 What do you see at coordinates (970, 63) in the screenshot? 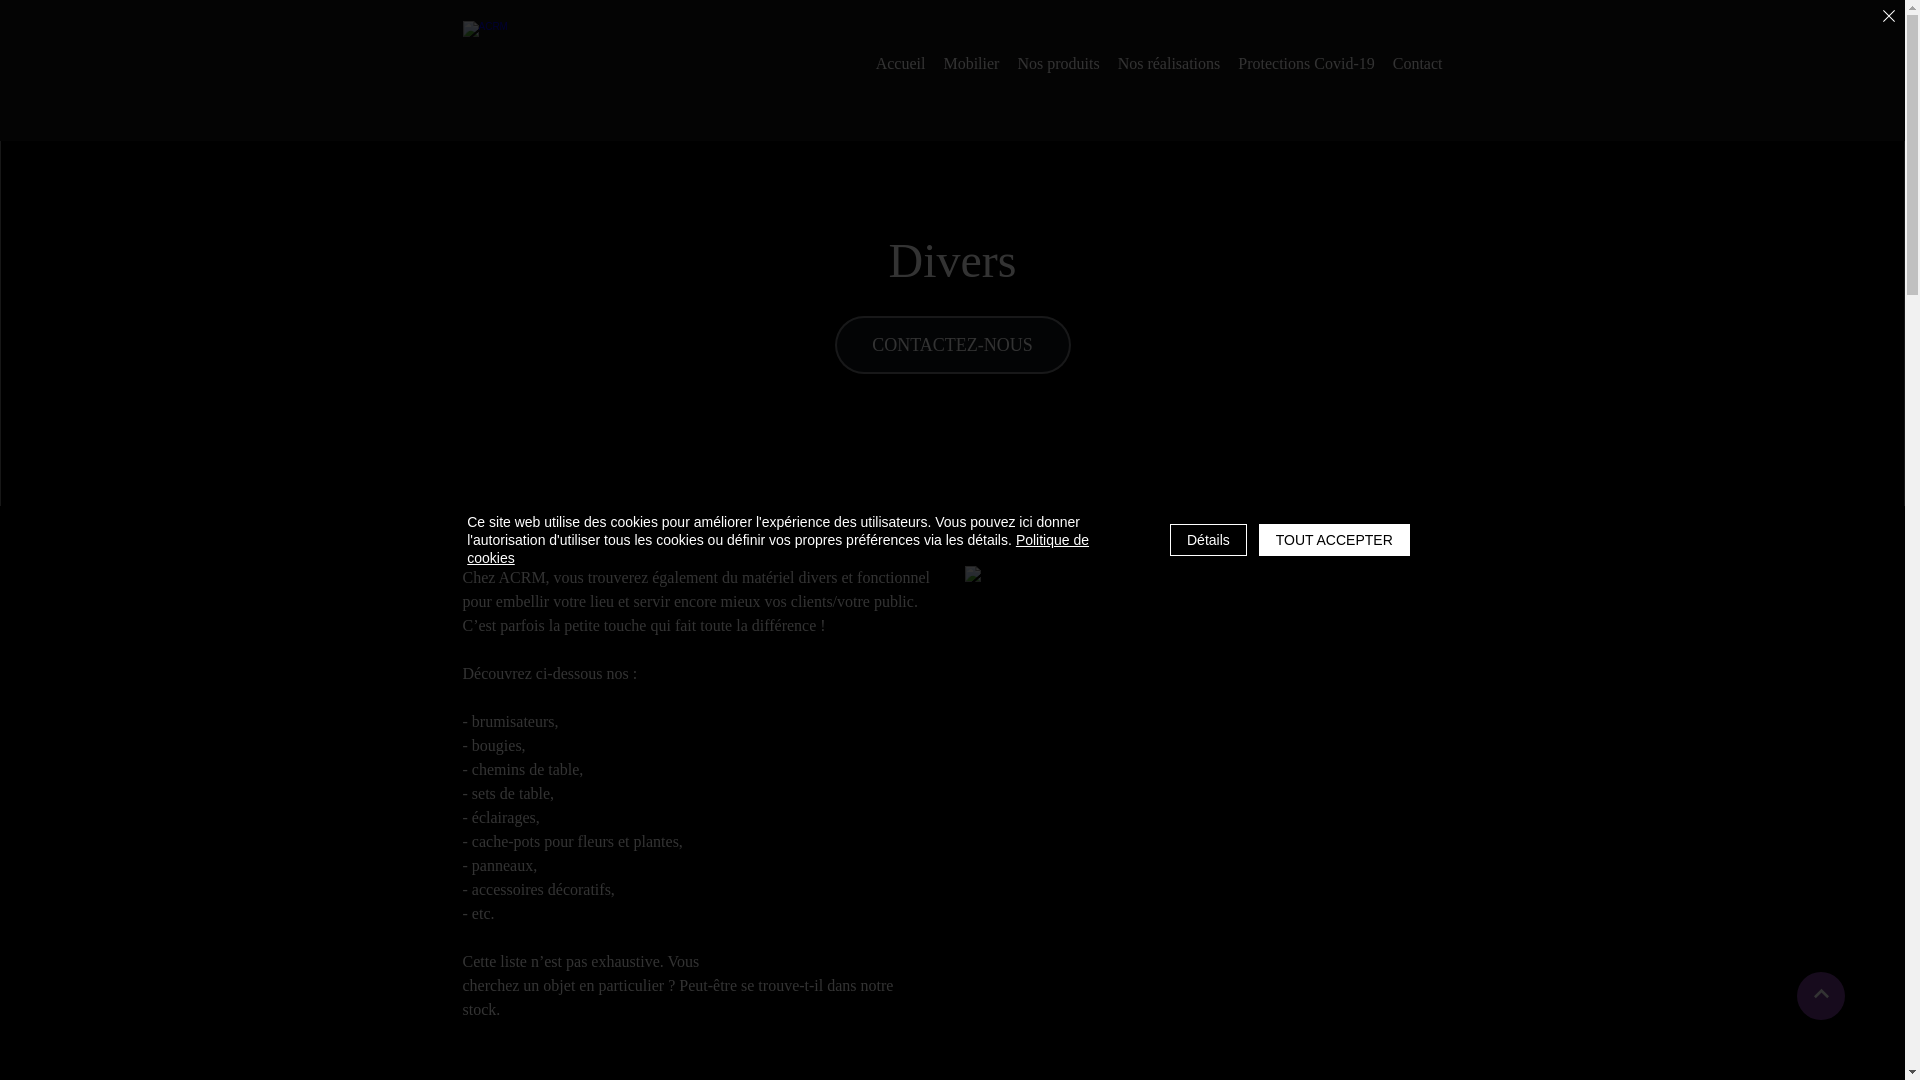
I see `'Mobilier'` at bounding box center [970, 63].